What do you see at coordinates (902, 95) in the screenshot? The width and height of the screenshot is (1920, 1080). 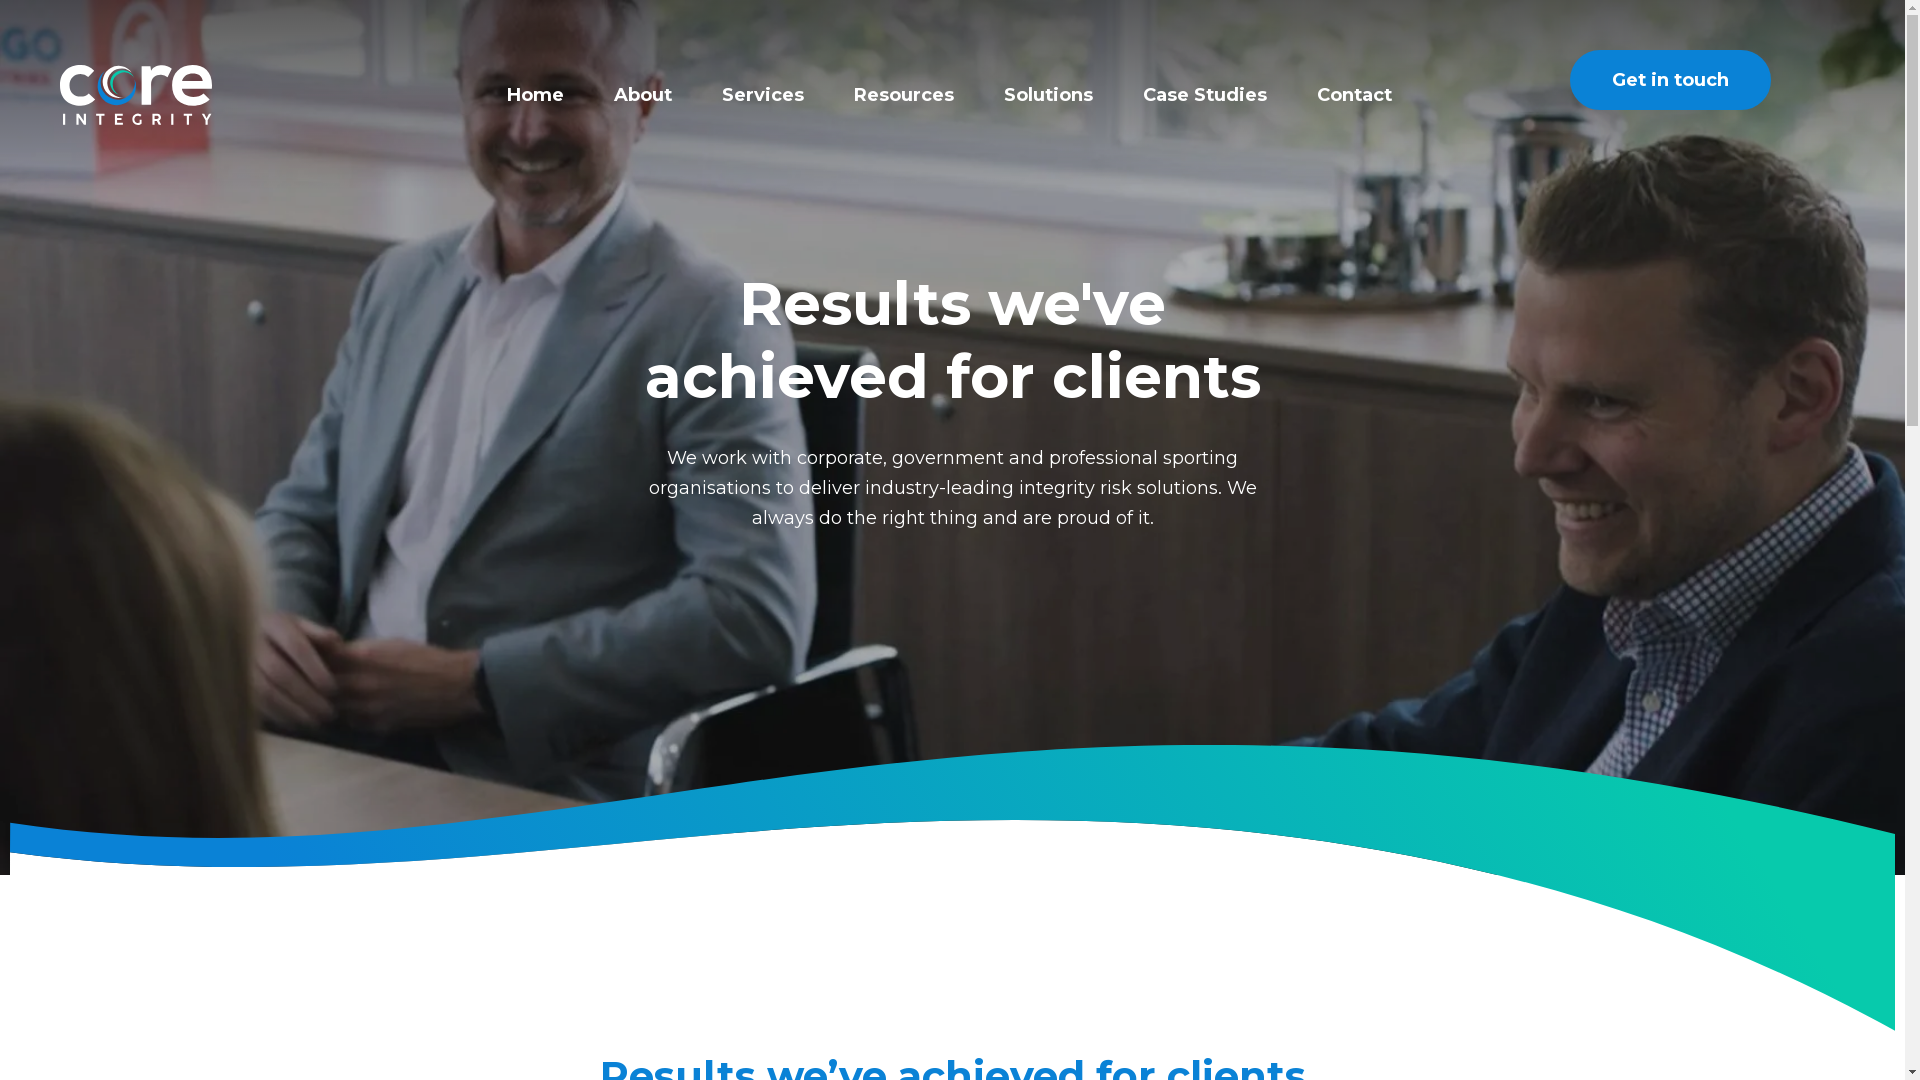 I see `'Resources'` at bounding box center [902, 95].